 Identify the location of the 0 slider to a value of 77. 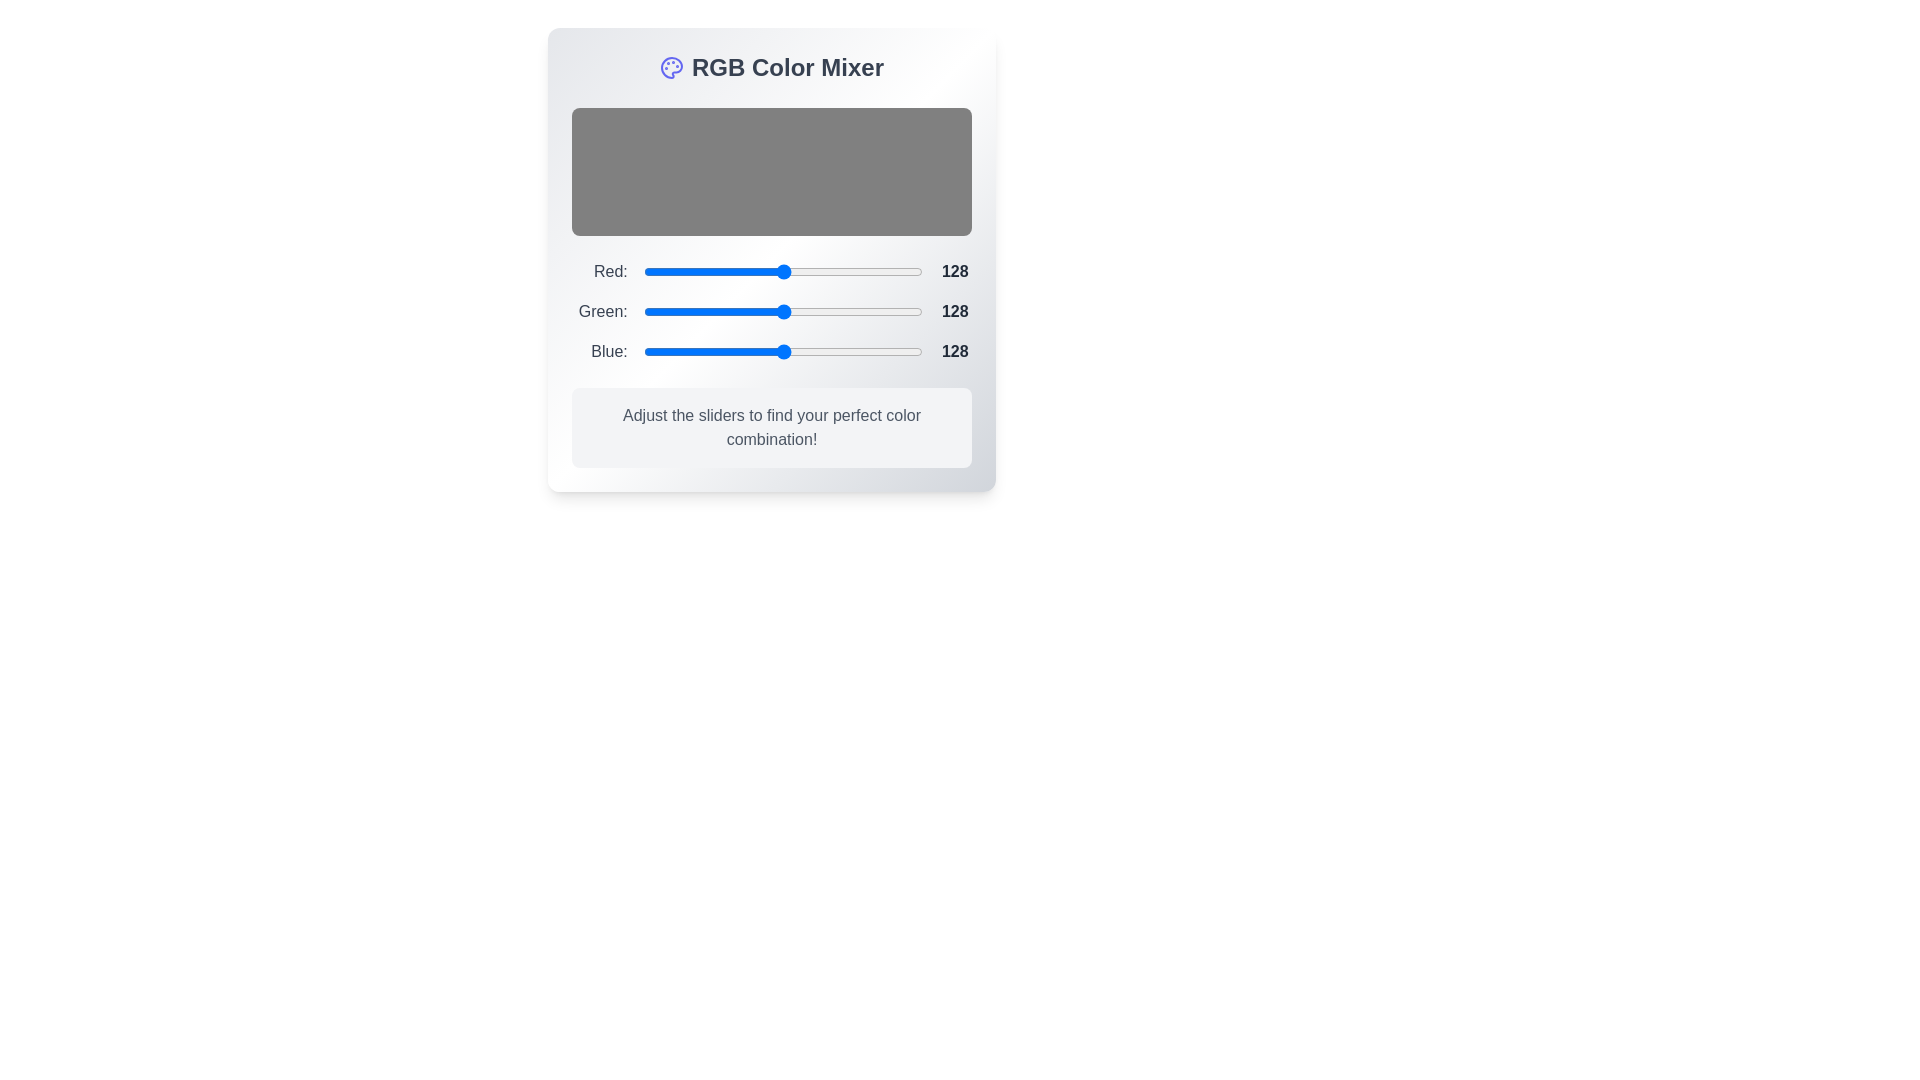
(825, 272).